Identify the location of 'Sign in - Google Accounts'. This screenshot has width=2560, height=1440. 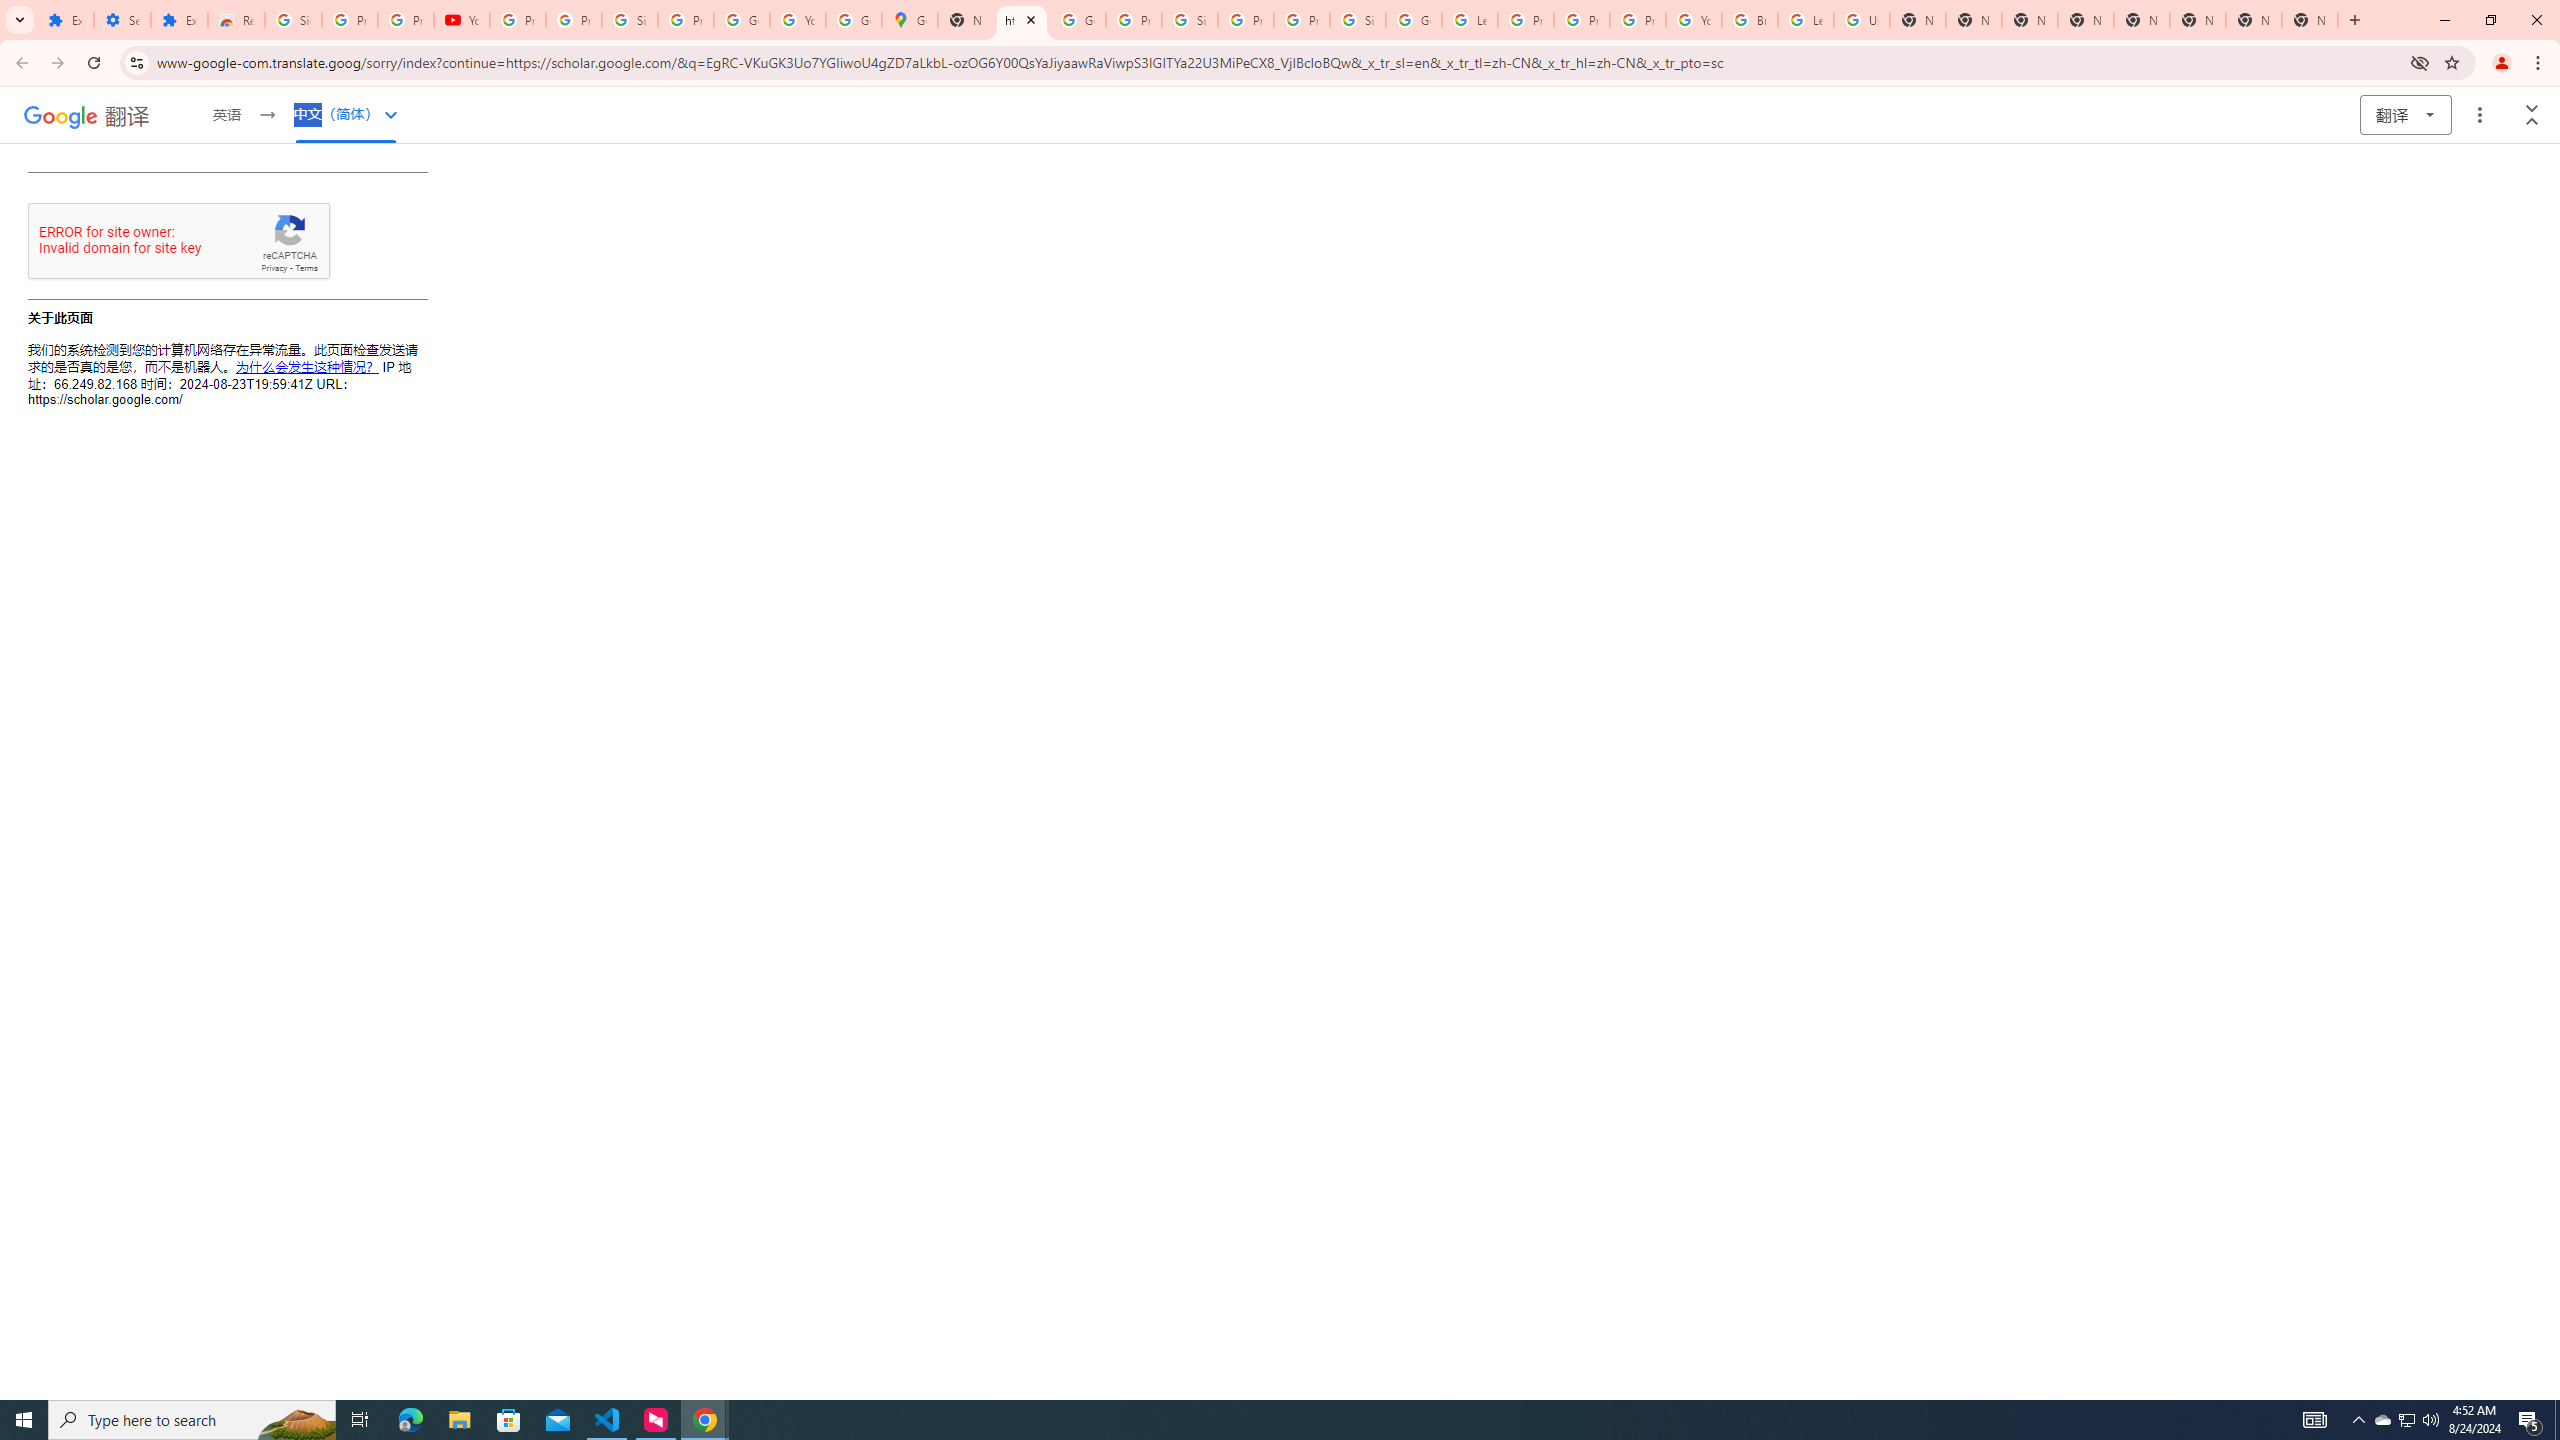
(1189, 19).